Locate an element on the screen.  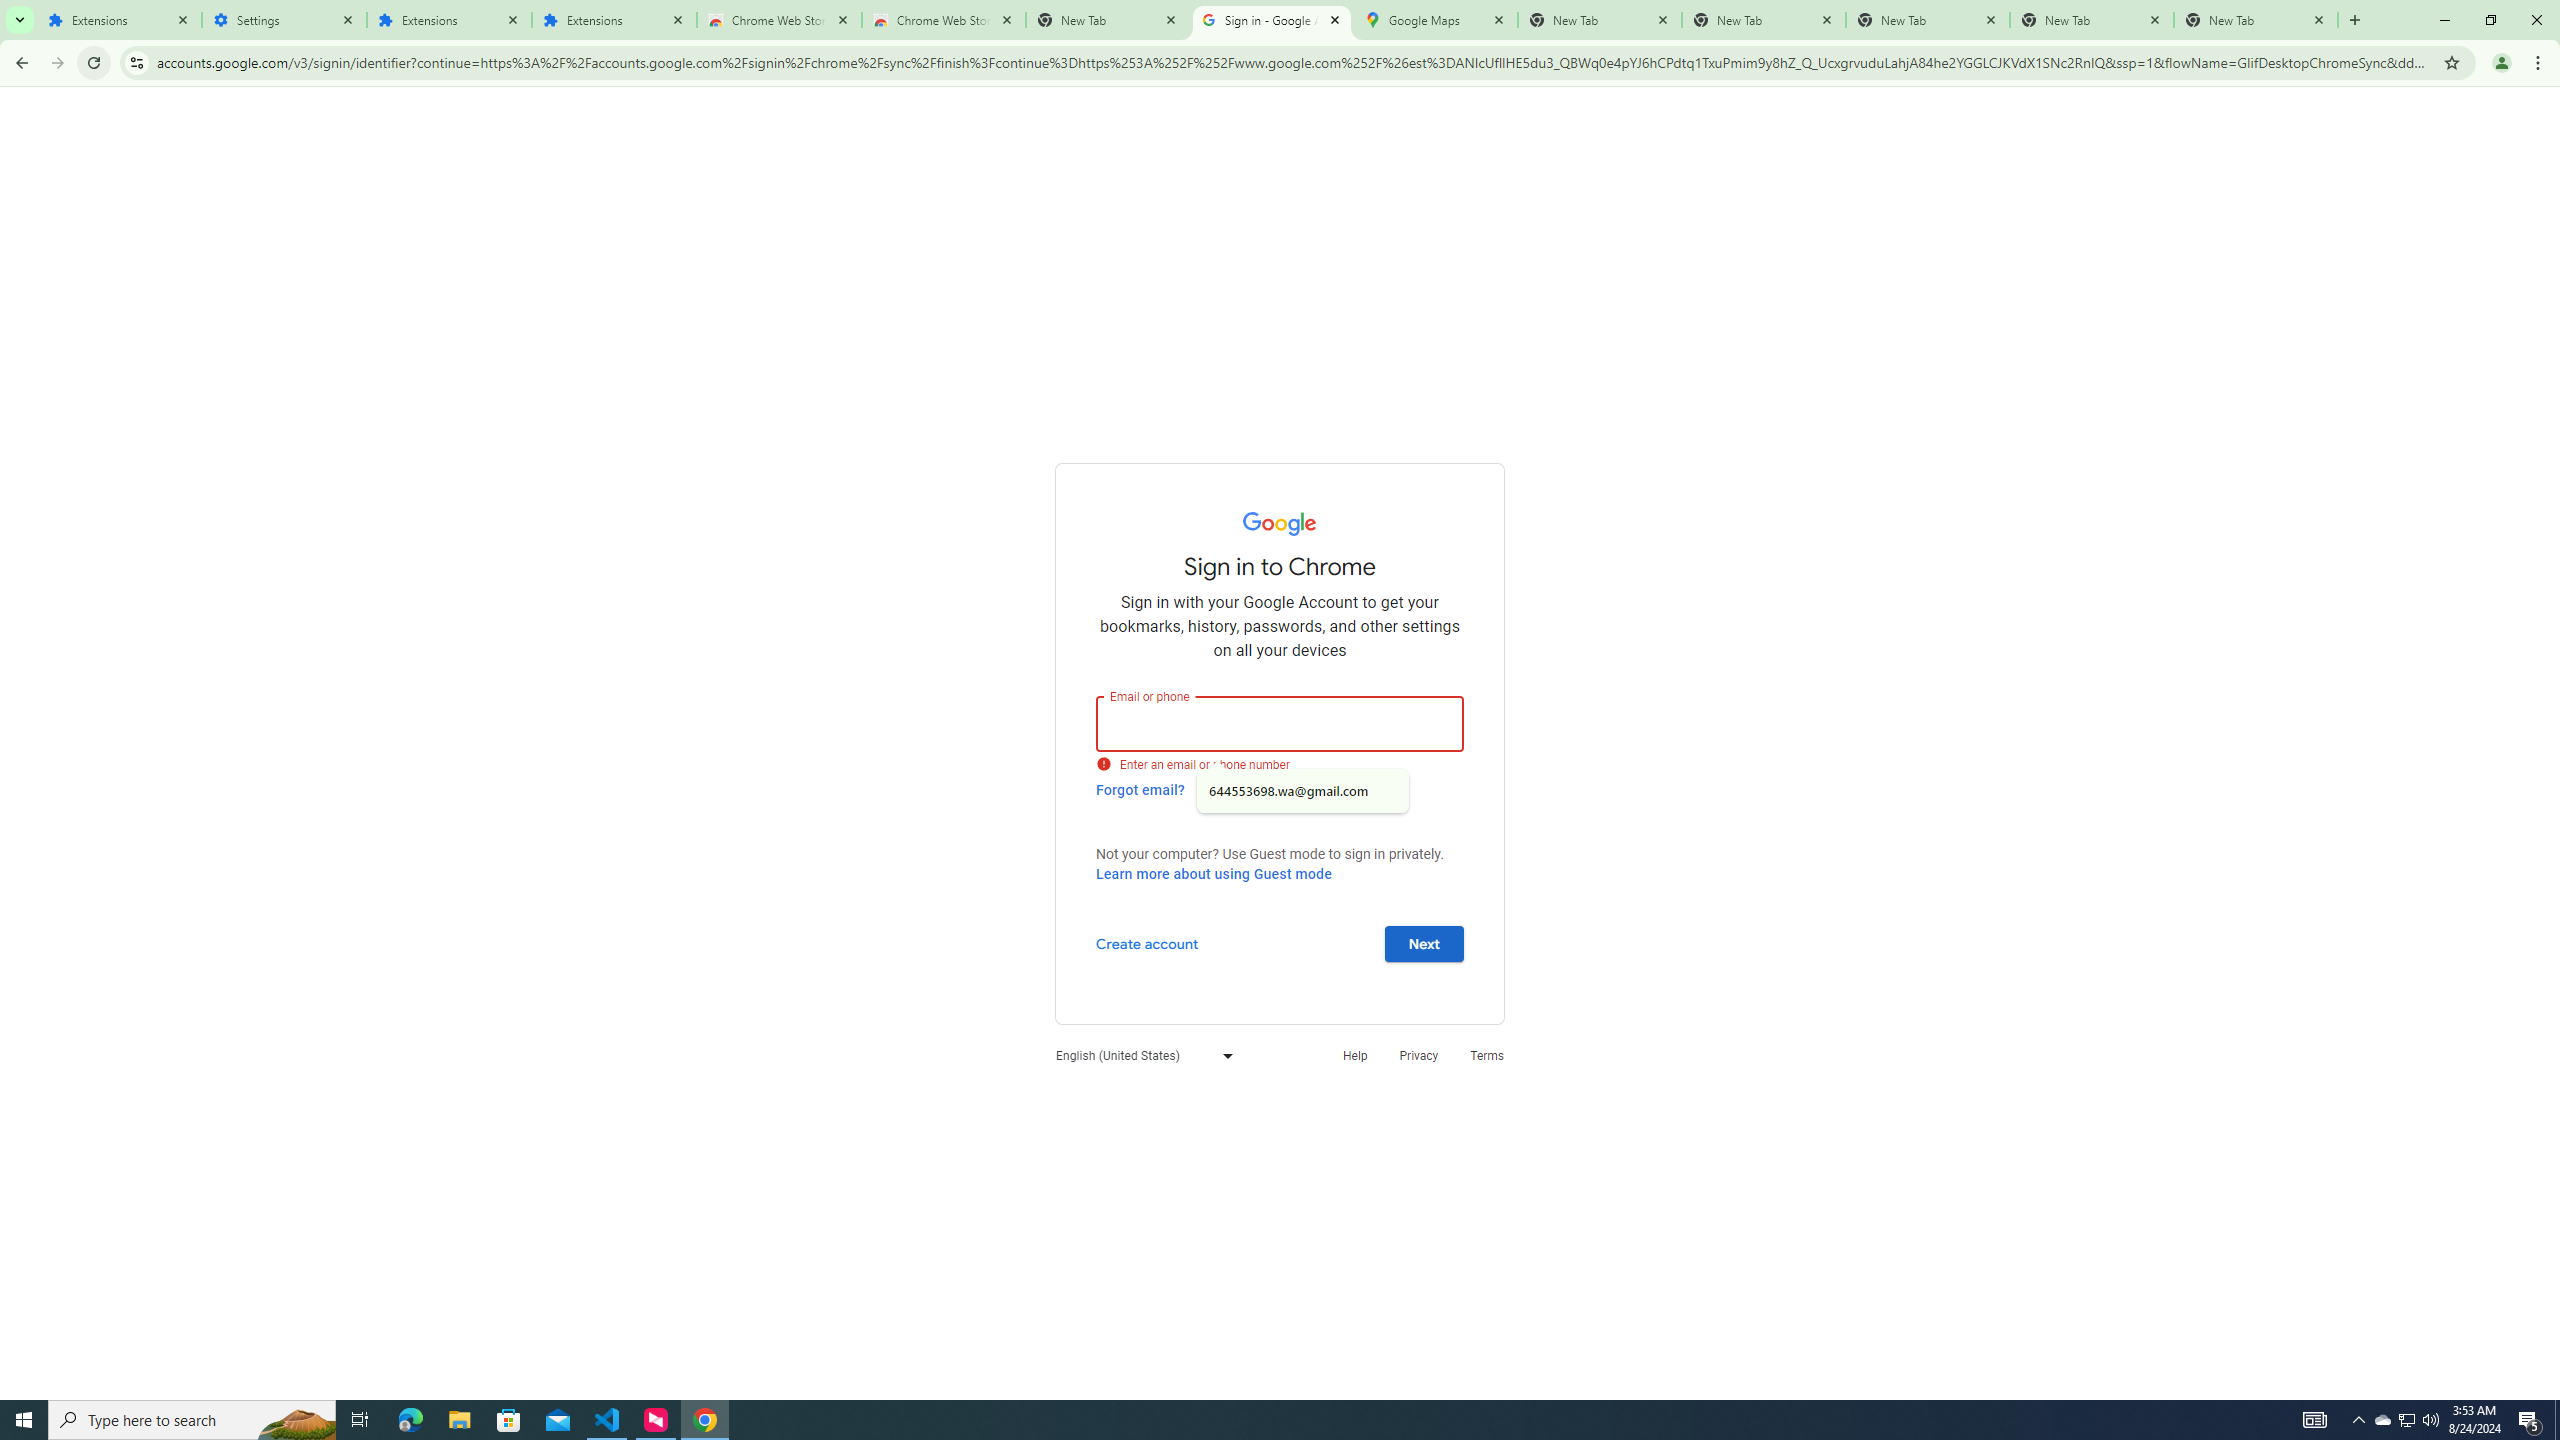
'Learn more about using Guest mode' is located at coordinates (1212, 873).